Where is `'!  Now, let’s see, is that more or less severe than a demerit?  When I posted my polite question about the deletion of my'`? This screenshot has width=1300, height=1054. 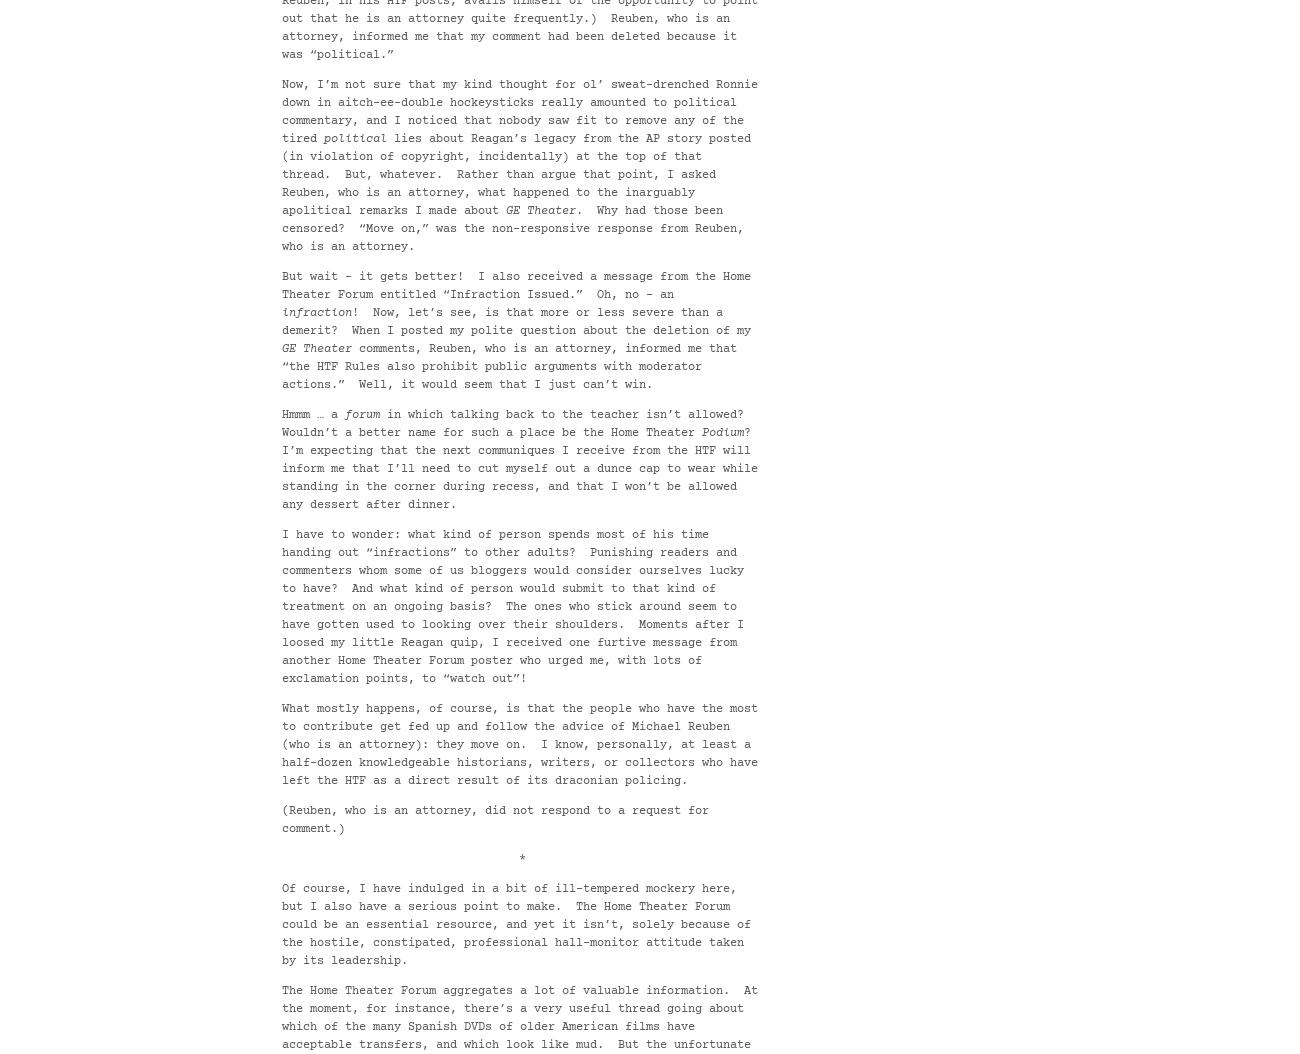
'!  Now, let’s see, is that more or less severe than a demerit?  When I posted my polite question about the deletion of my' is located at coordinates (516, 322).